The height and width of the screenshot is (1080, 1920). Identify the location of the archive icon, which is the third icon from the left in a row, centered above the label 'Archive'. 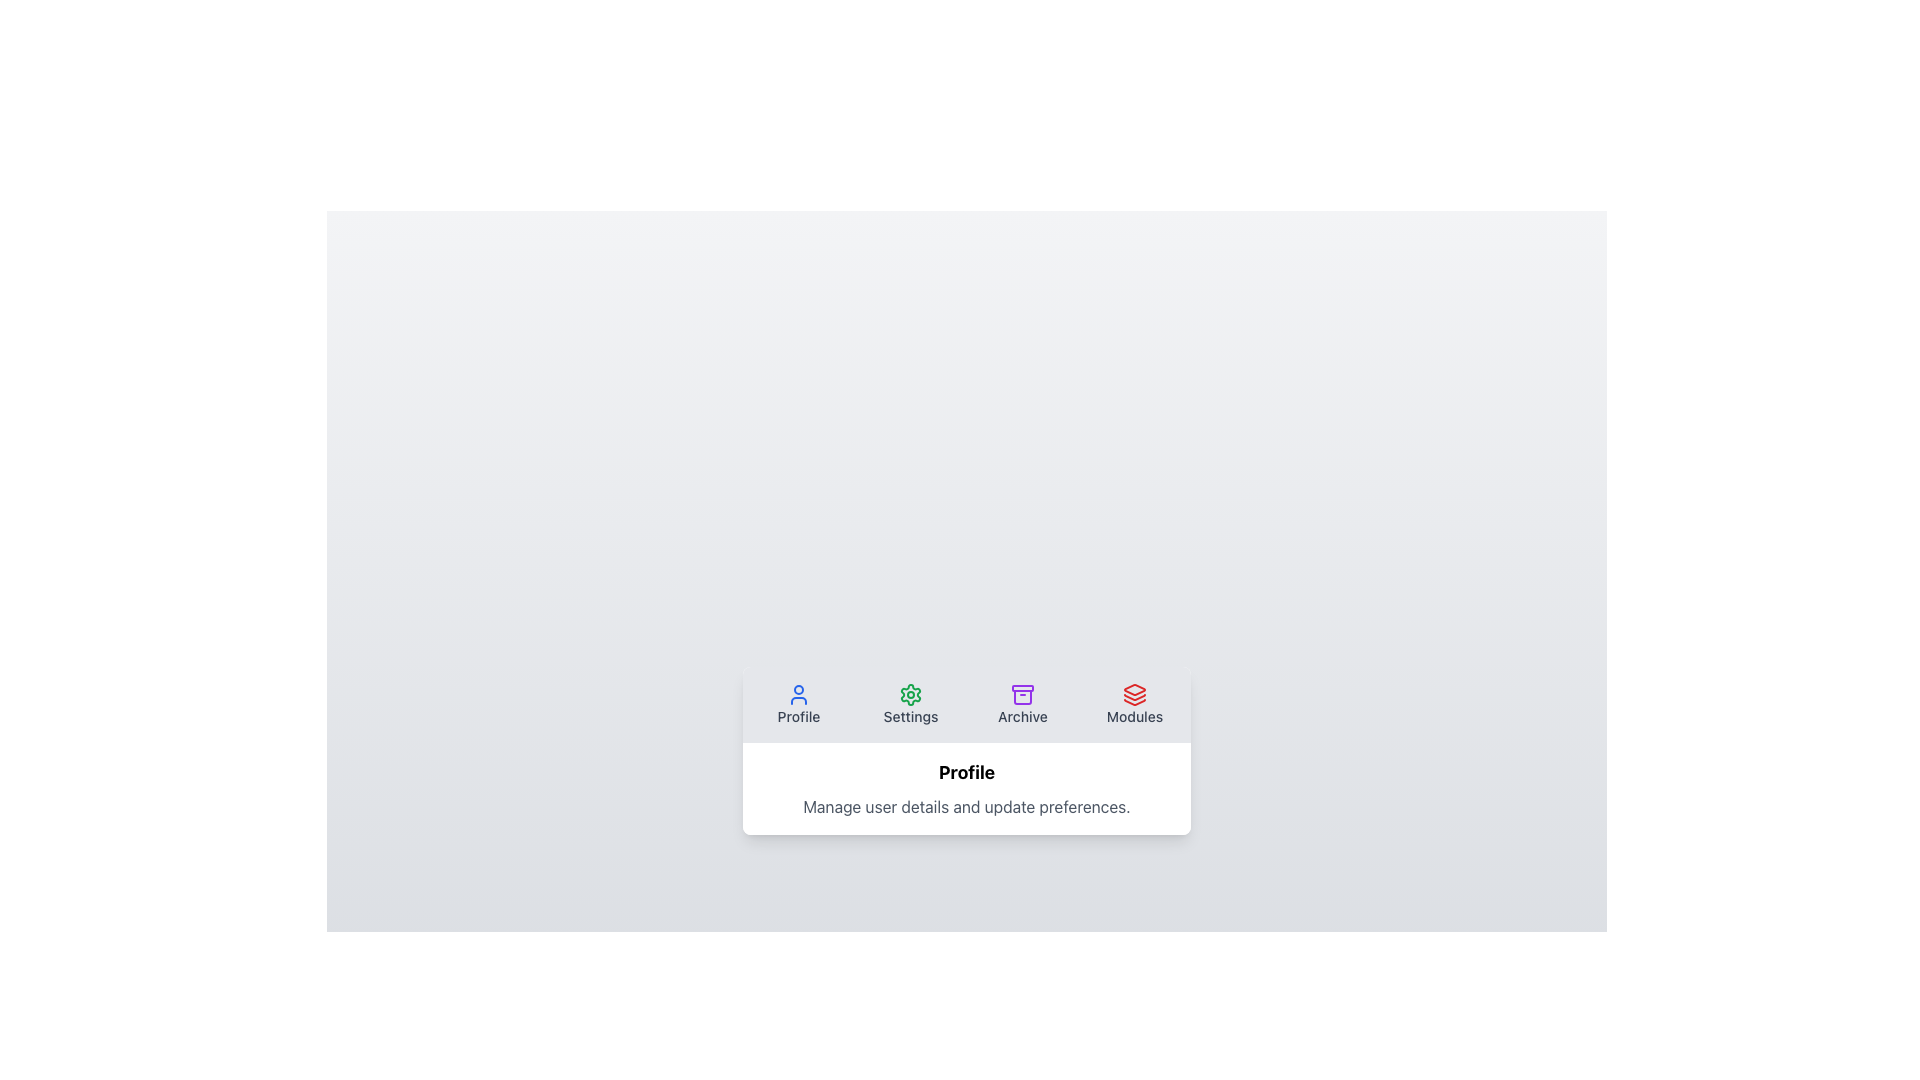
(1022, 693).